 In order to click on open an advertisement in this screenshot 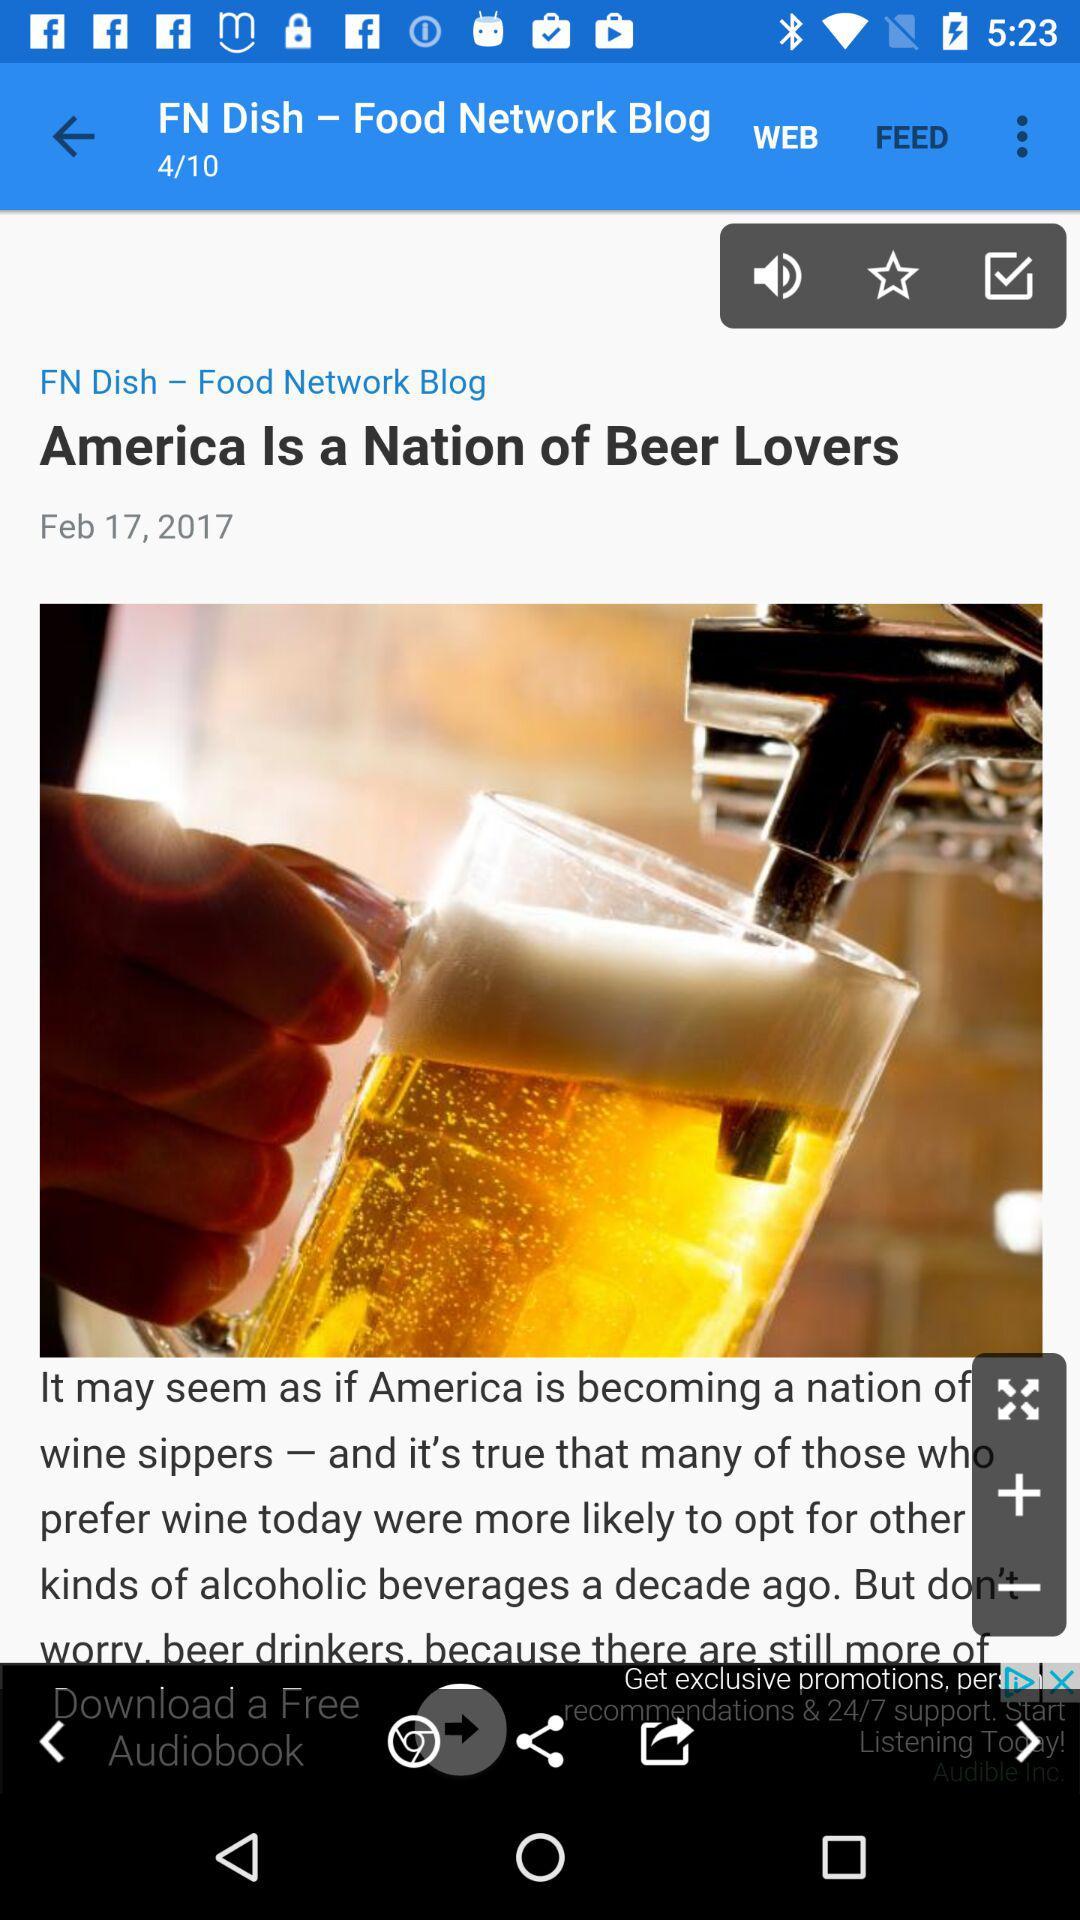, I will do `click(540, 1727)`.